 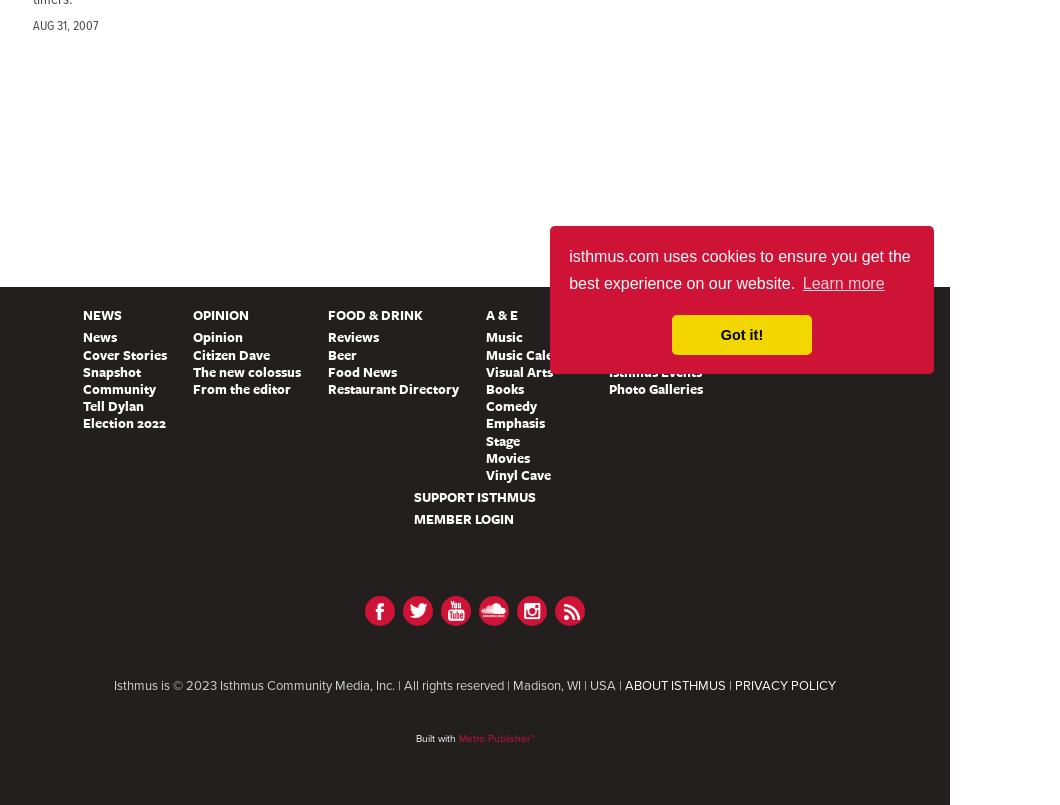 I want to click on 'Tell Dylan', so click(x=112, y=404).